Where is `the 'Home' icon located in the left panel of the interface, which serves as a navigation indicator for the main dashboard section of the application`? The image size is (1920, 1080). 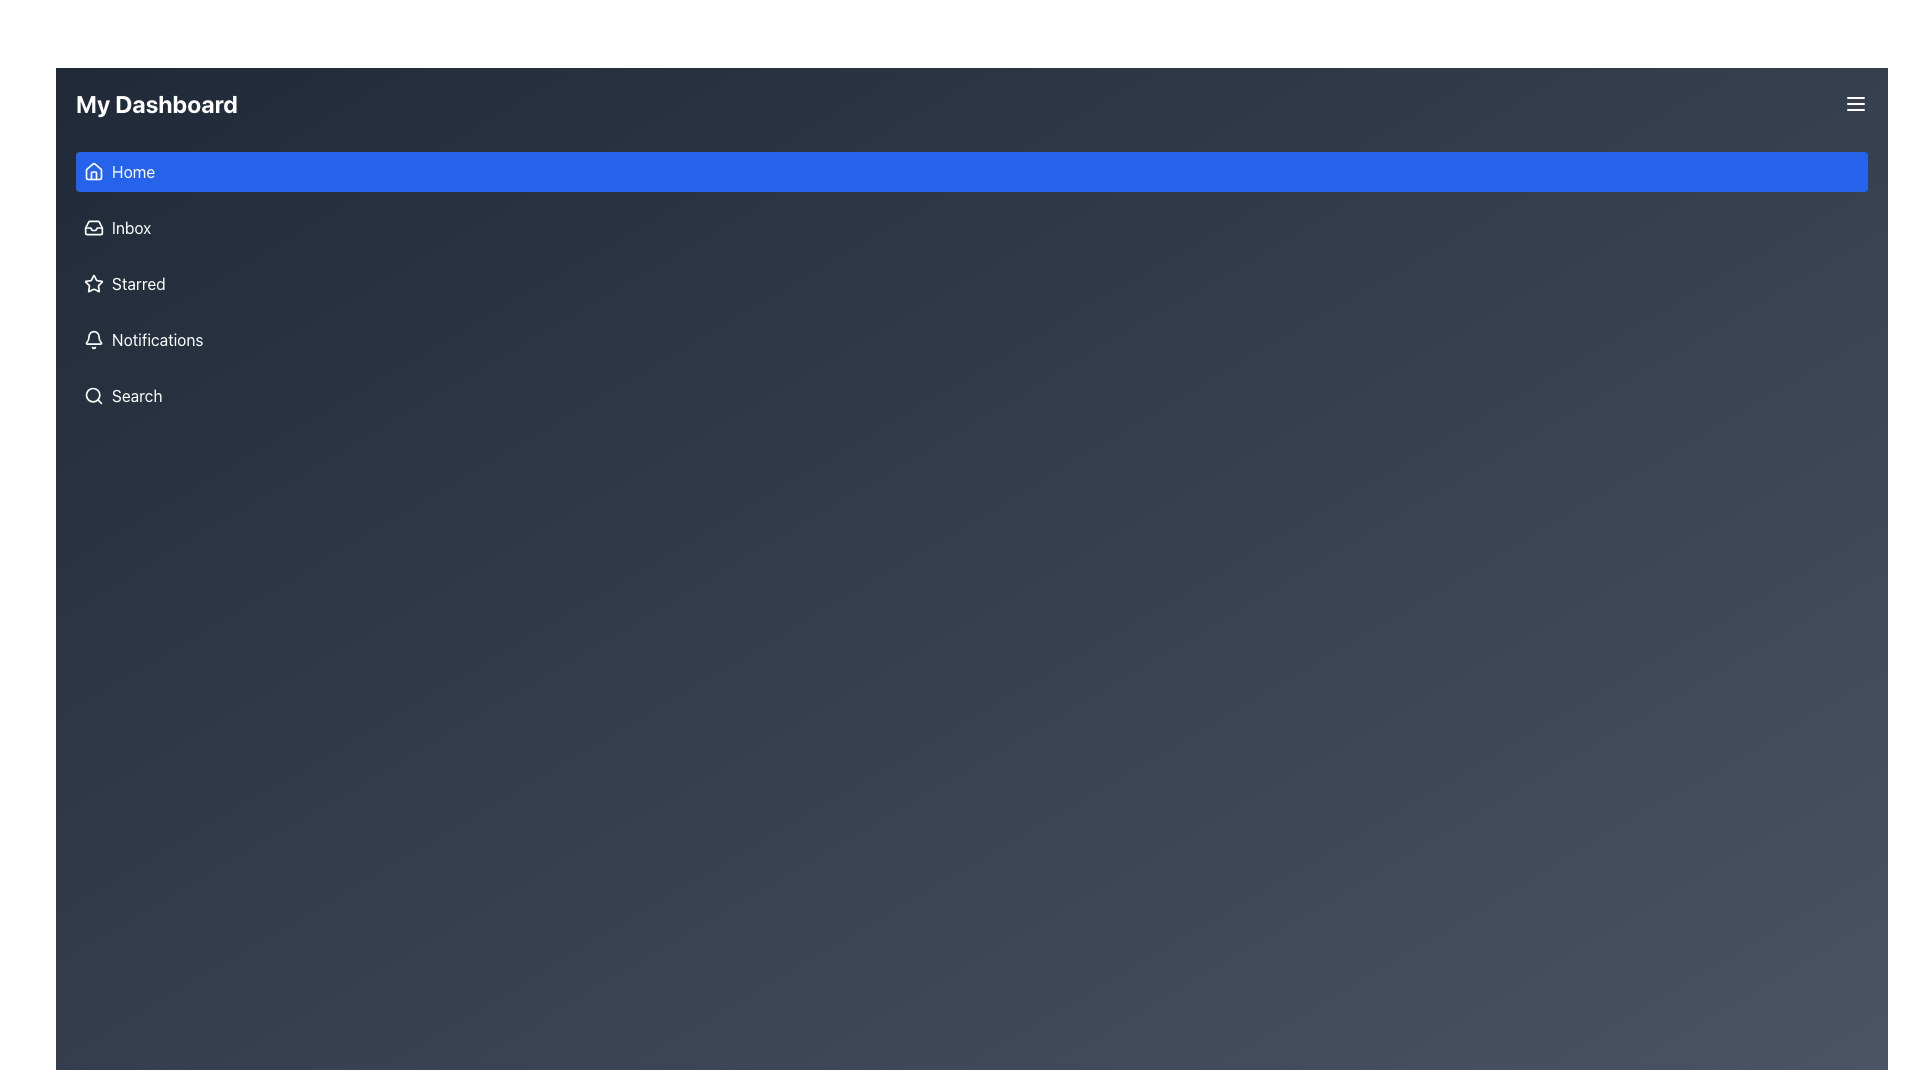 the 'Home' icon located in the left panel of the interface, which serves as a navigation indicator for the main dashboard section of the application is located at coordinates (93, 171).